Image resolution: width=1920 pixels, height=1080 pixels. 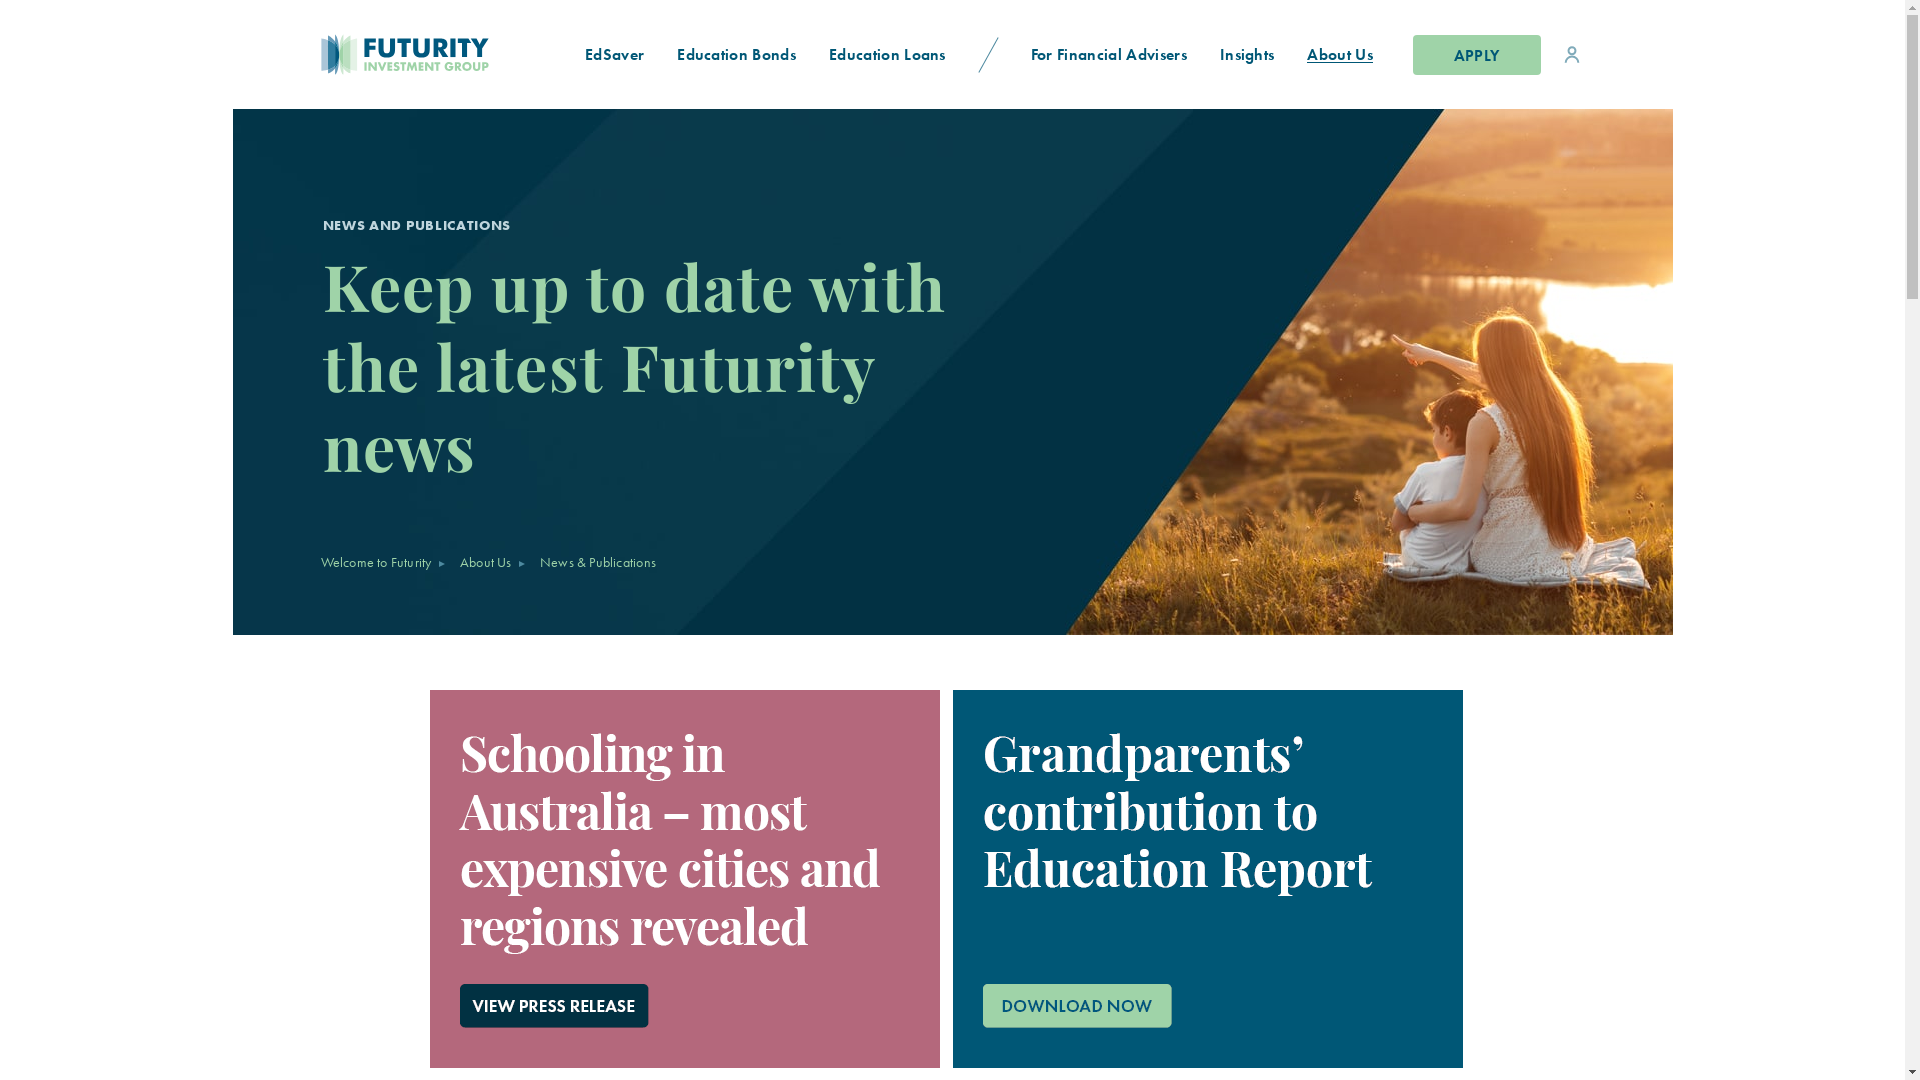 What do you see at coordinates (613, 53) in the screenshot?
I see `'EdSaver'` at bounding box center [613, 53].